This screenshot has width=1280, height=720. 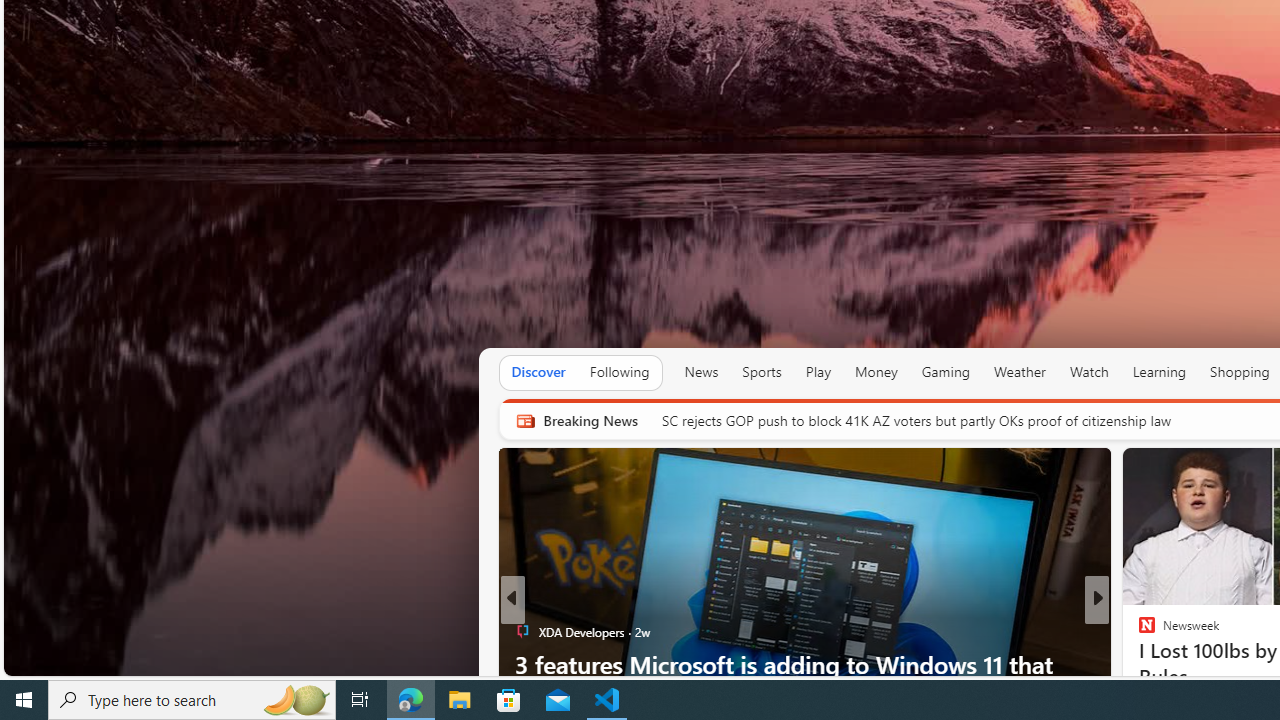 What do you see at coordinates (1138, 663) in the screenshot?
I see `'The Telegraph'` at bounding box center [1138, 663].